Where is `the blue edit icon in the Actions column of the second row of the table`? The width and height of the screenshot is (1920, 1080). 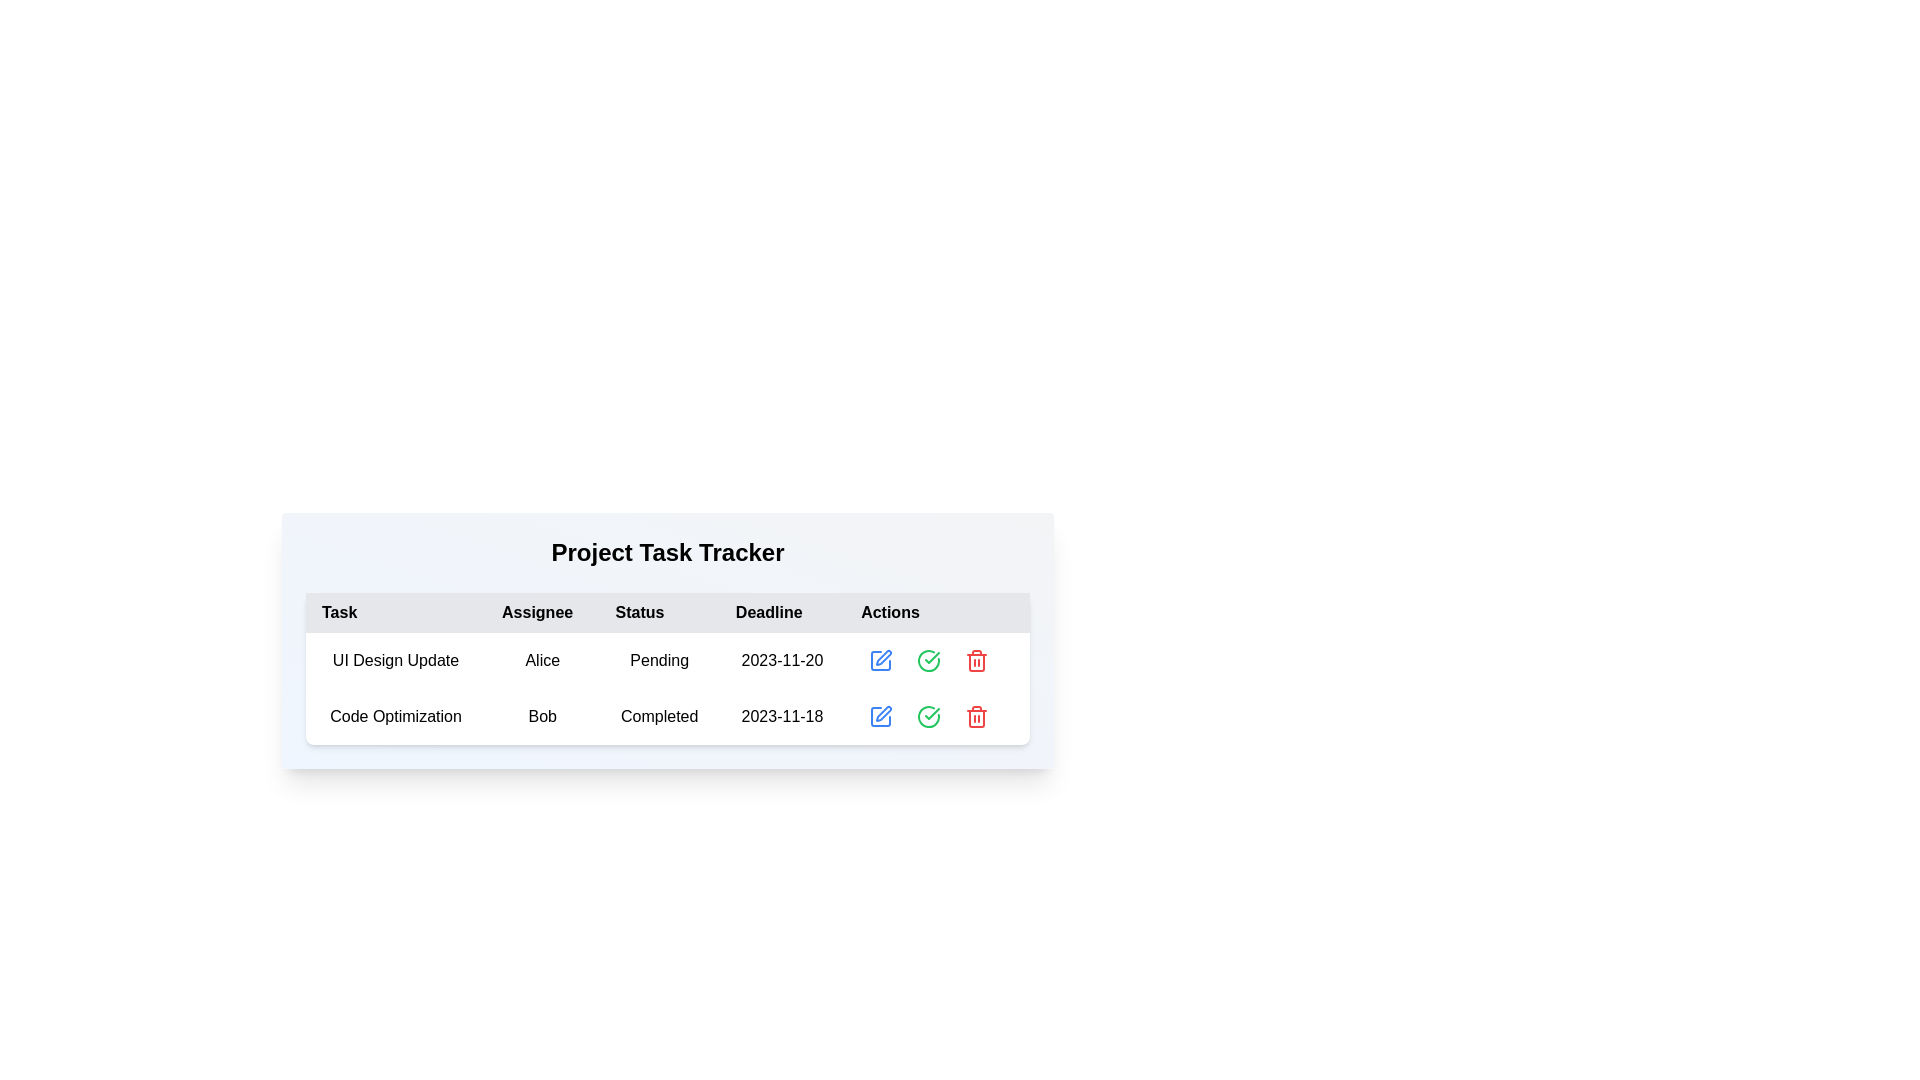
the blue edit icon in the Actions column of the second row of the table is located at coordinates (936, 716).